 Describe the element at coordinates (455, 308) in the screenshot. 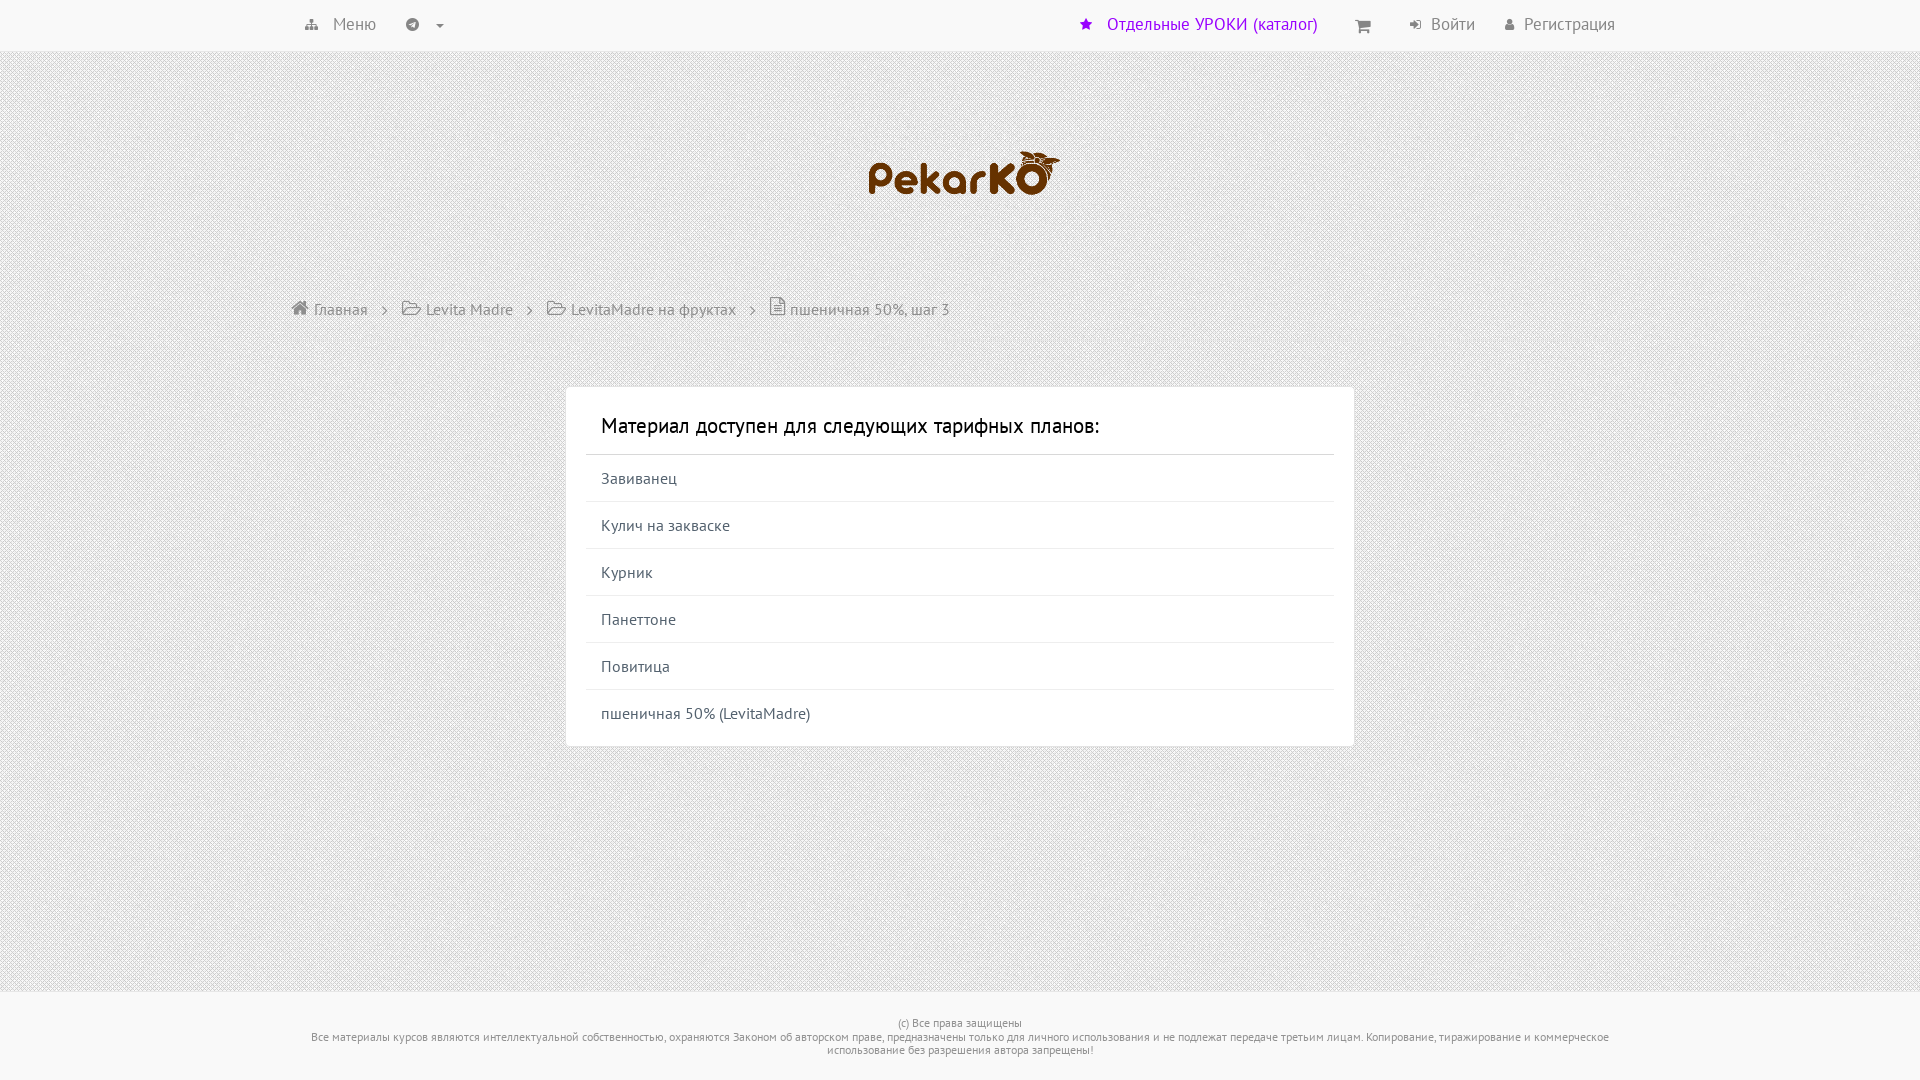

I see `'Levita Madre'` at that location.